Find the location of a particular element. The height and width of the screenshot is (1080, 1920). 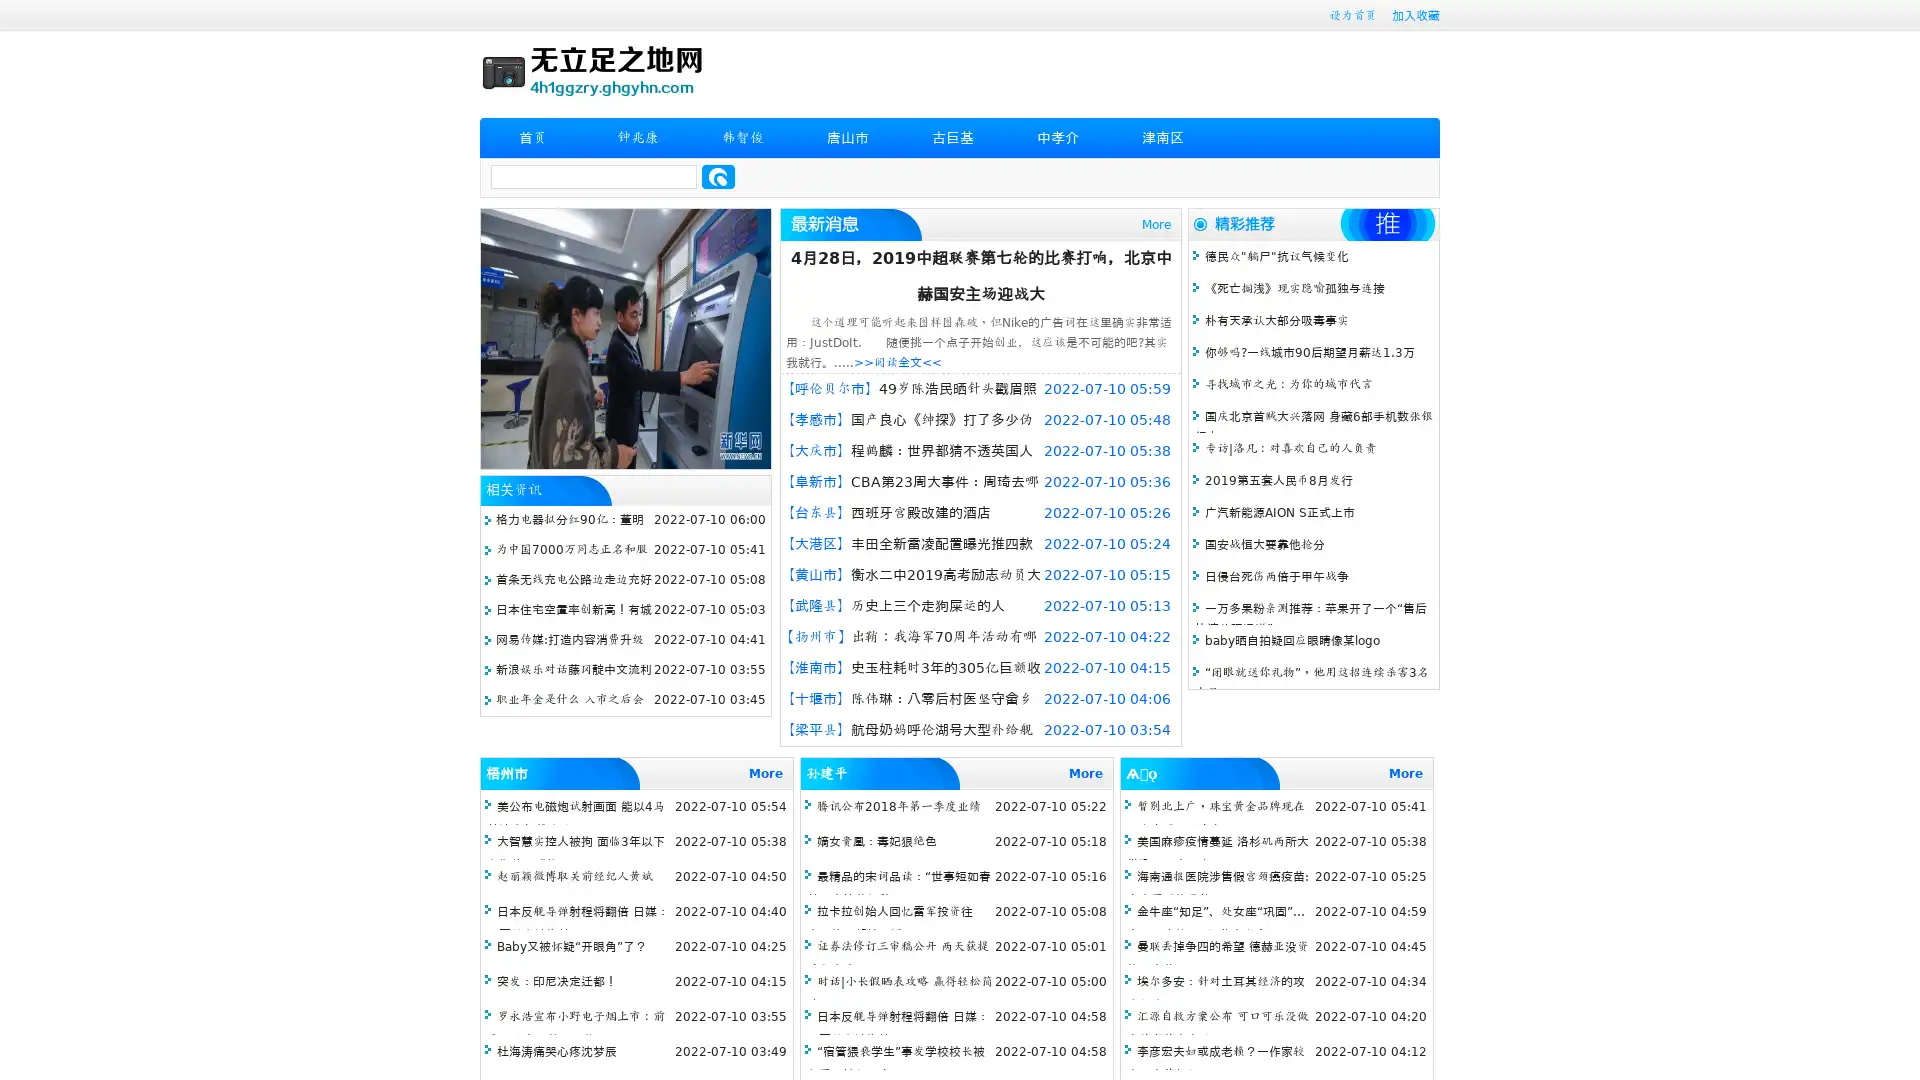

Search is located at coordinates (718, 176).